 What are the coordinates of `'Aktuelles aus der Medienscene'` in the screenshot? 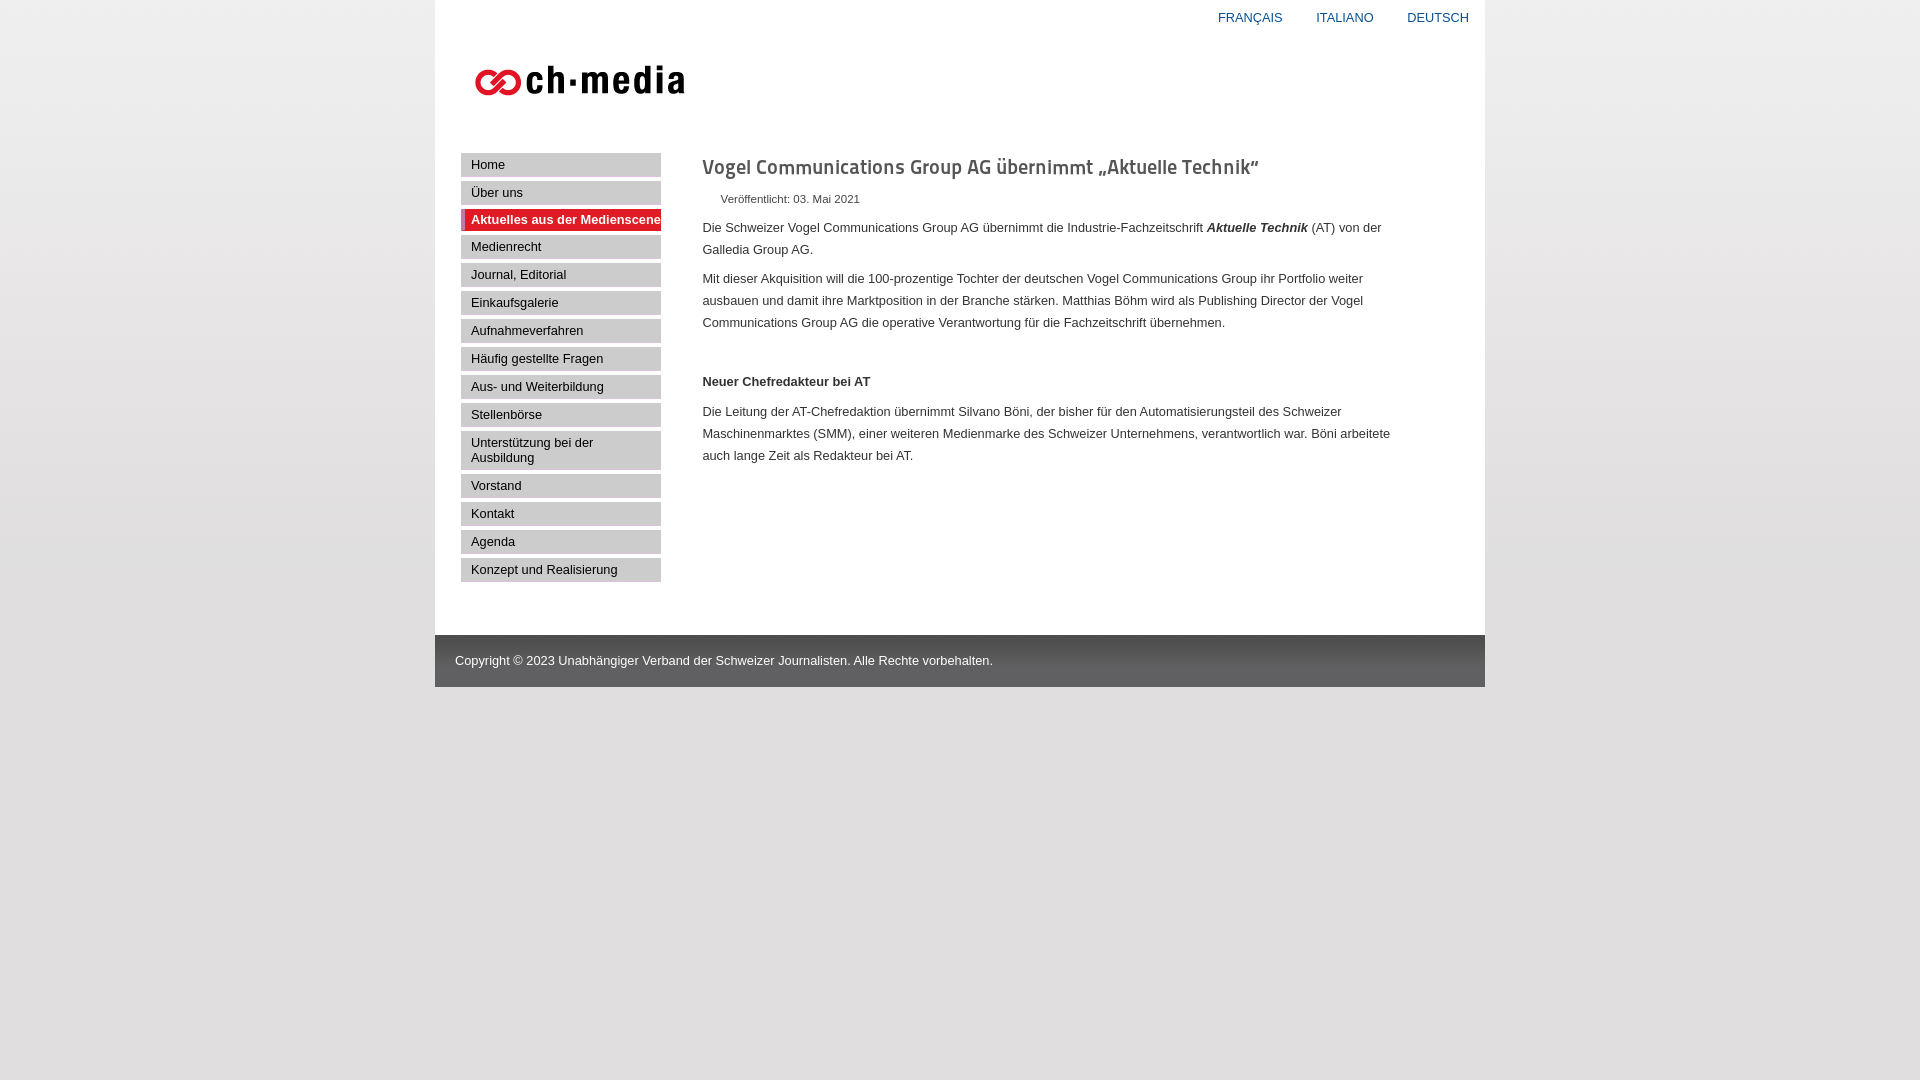 It's located at (560, 219).